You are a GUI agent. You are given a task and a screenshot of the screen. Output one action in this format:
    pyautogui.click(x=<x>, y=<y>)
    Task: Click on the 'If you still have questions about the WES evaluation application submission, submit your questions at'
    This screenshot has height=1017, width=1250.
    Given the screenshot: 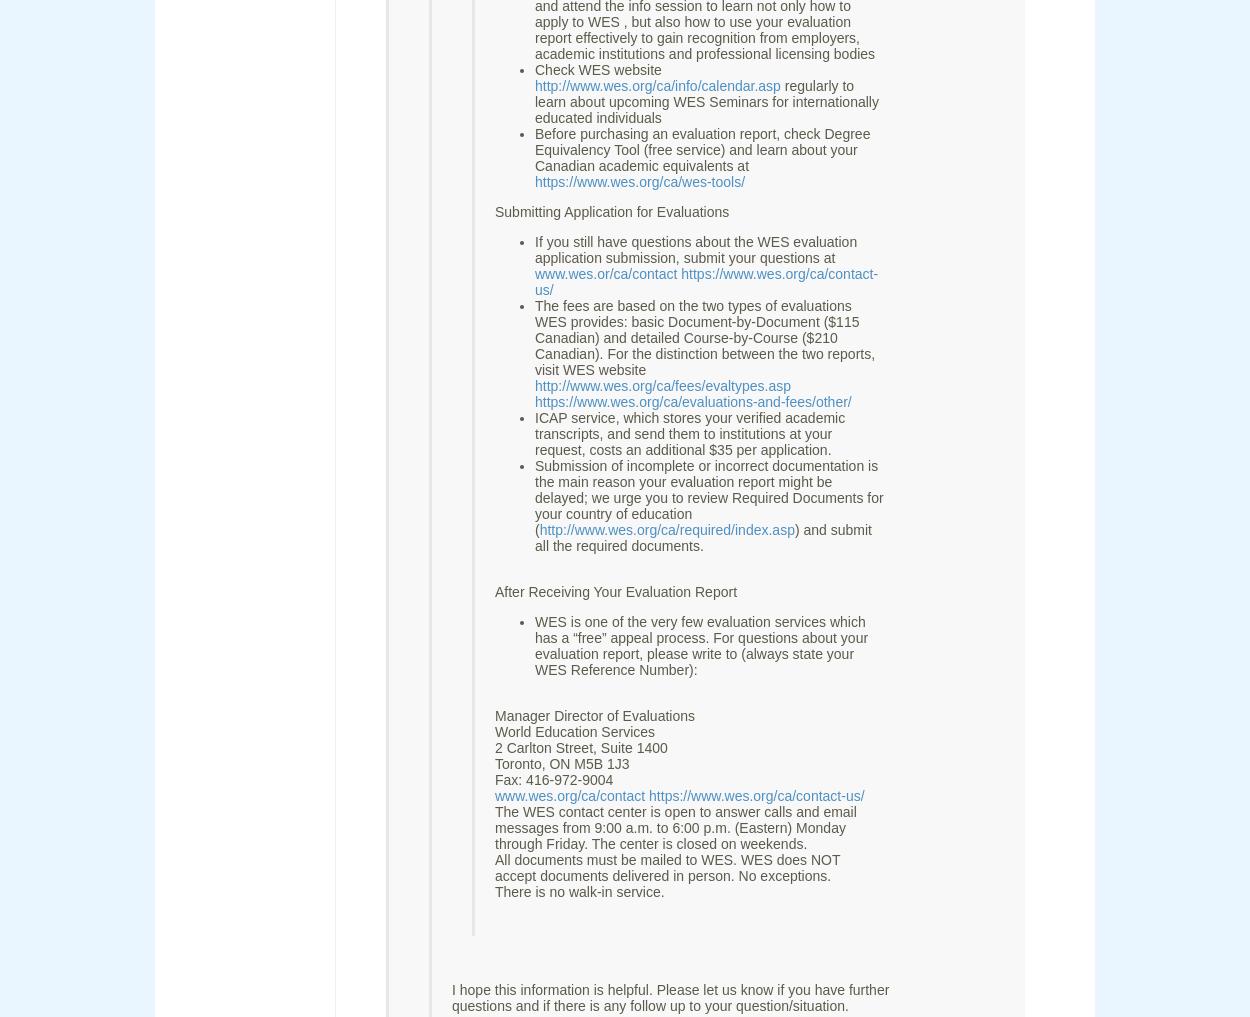 What is the action you would take?
    pyautogui.click(x=695, y=248)
    